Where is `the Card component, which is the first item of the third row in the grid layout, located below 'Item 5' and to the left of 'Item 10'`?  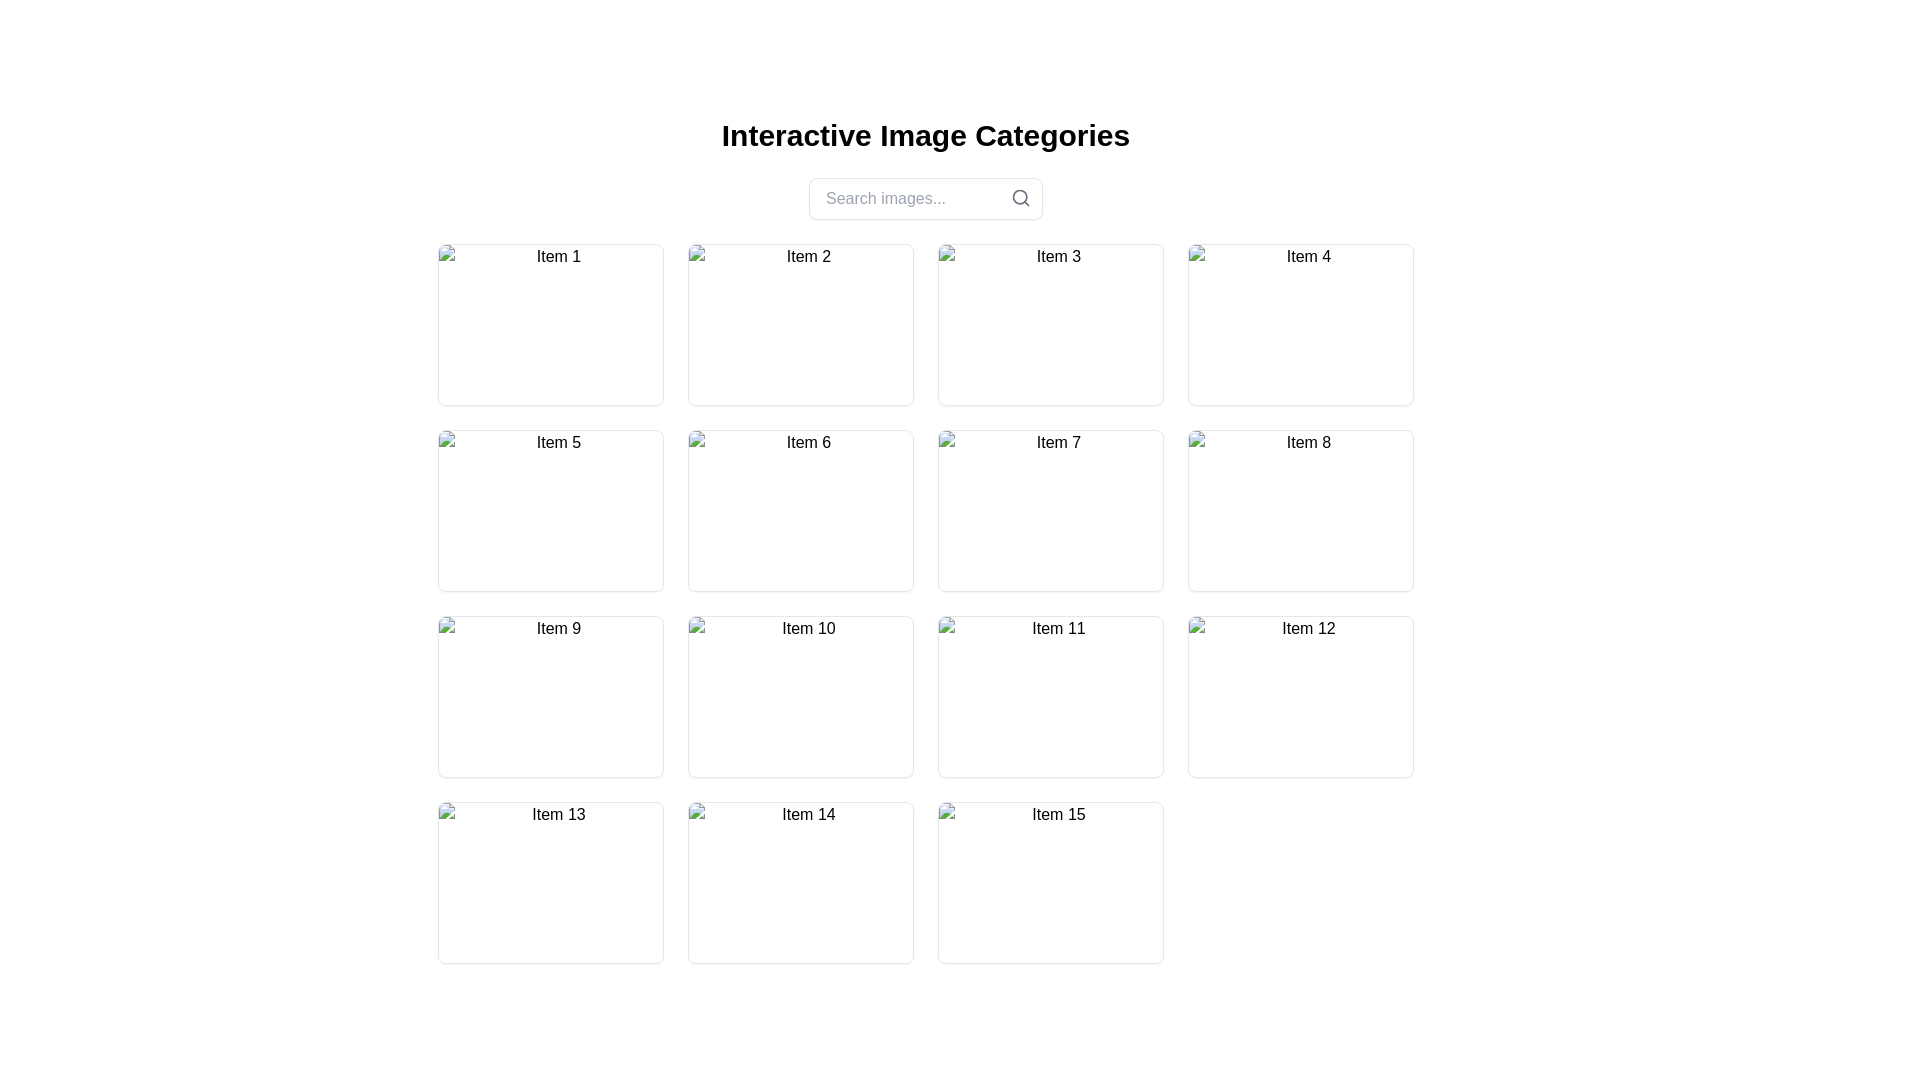
the Card component, which is the first item of the third row in the grid layout, located below 'Item 5' and to the left of 'Item 10' is located at coordinates (551, 696).